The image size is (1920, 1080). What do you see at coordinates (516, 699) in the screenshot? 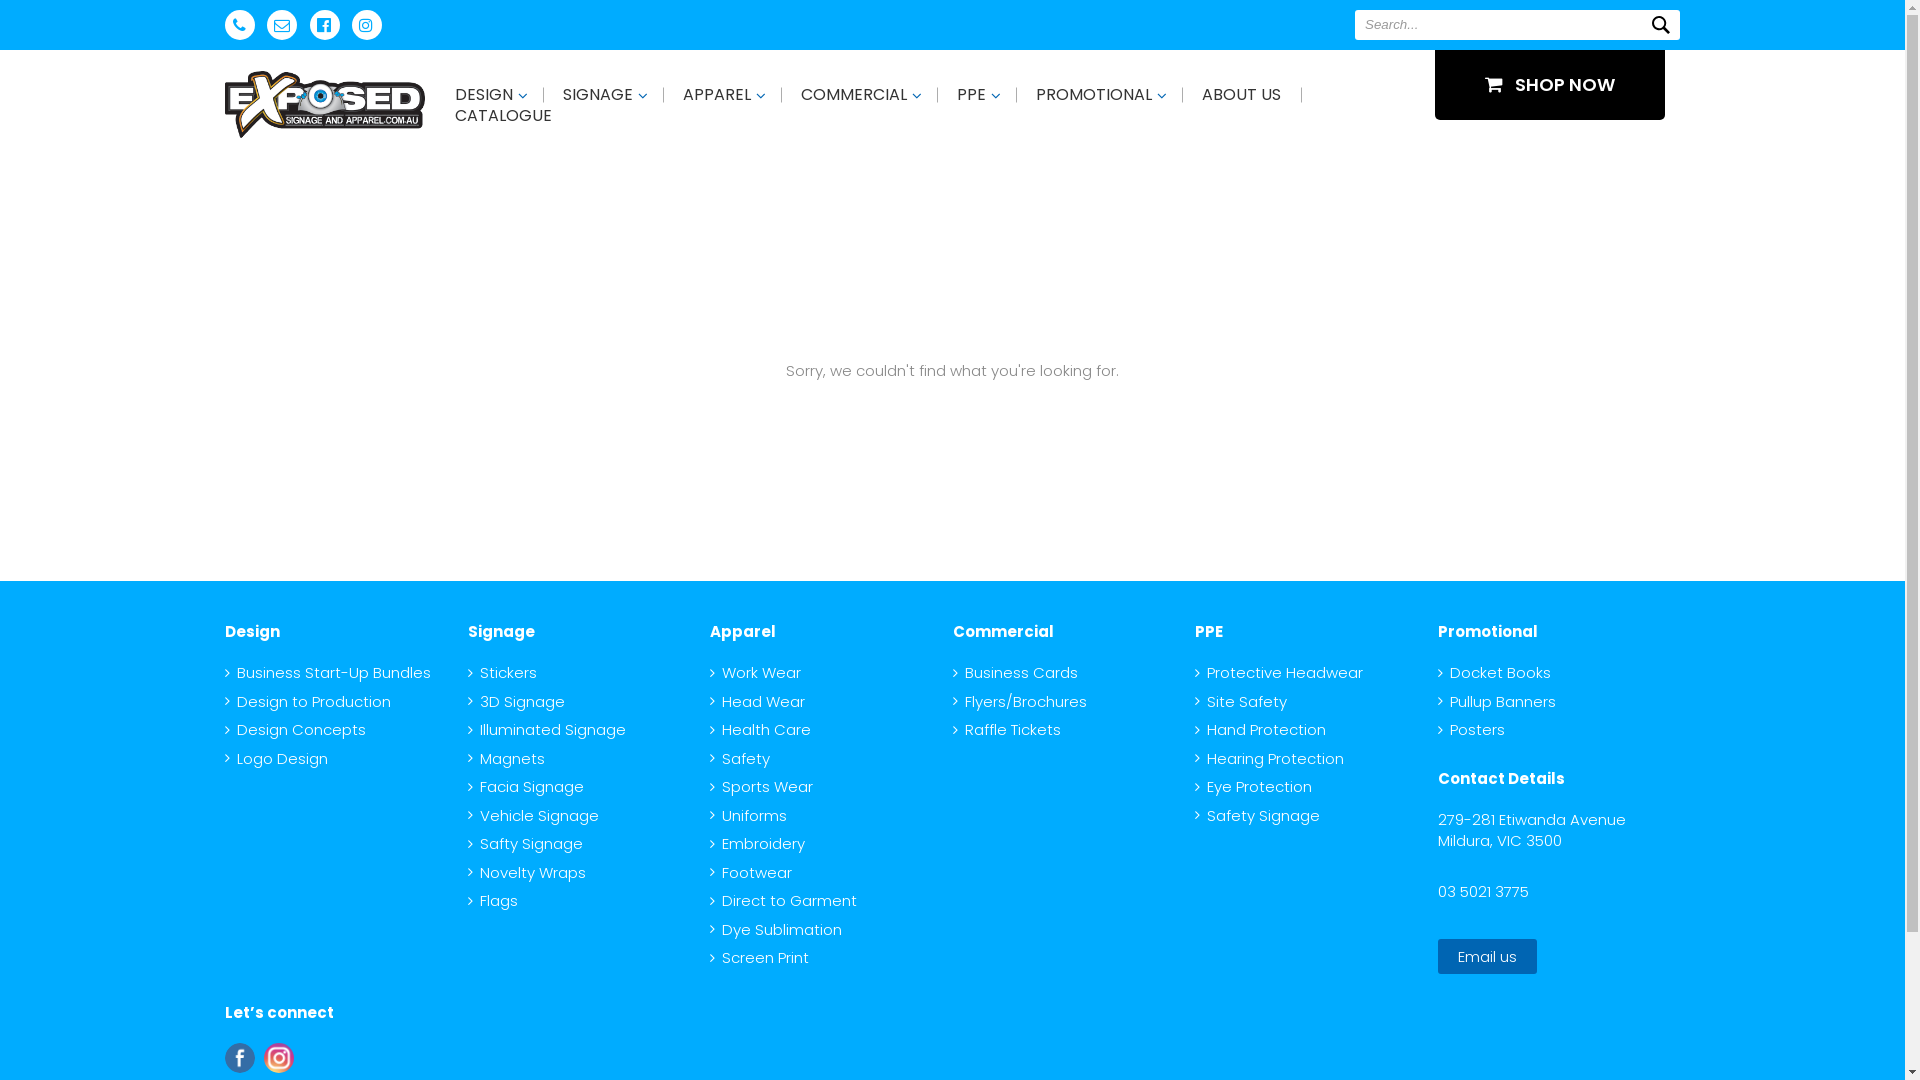
I see `'3D Signage'` at bounding box center [516, 699].